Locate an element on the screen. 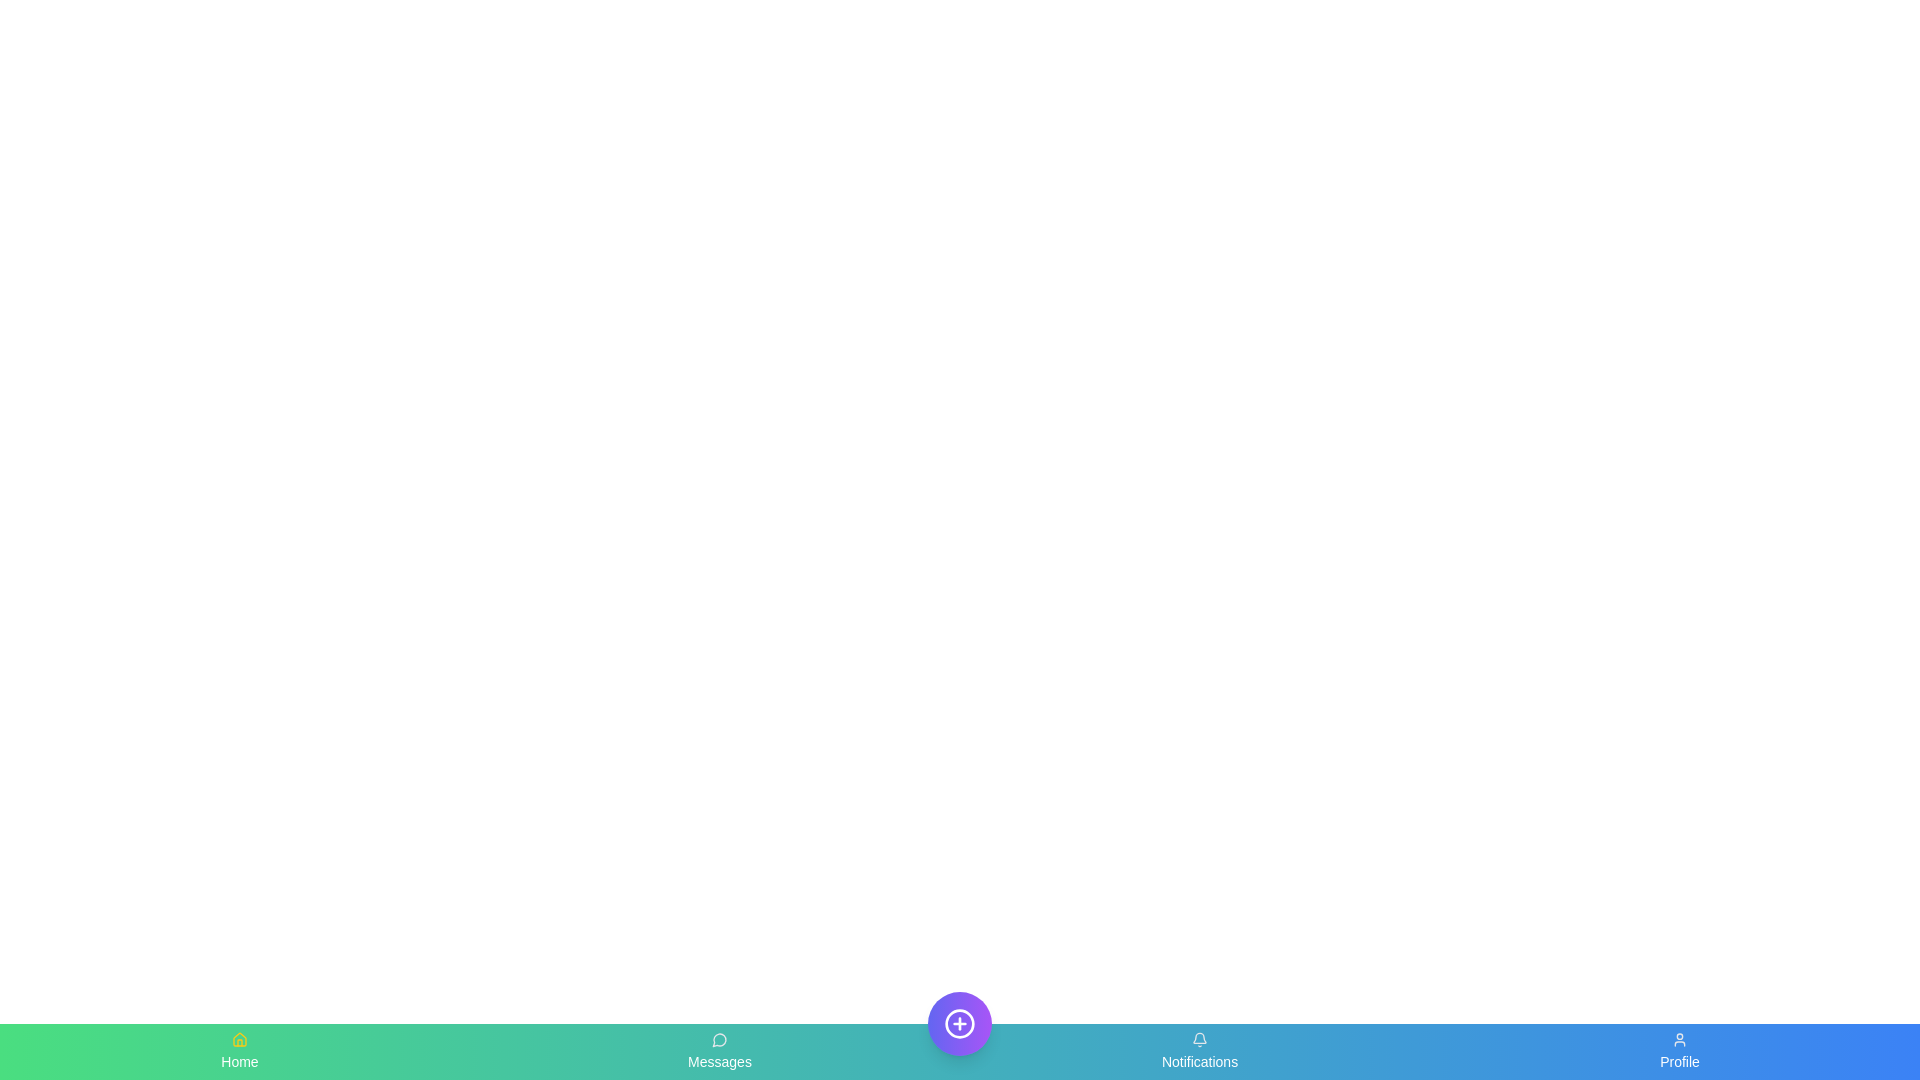 This screenshot has width=1920, height=1080. the Messages tab in the bottom navigation bar is located at coordinates (720, 1051).